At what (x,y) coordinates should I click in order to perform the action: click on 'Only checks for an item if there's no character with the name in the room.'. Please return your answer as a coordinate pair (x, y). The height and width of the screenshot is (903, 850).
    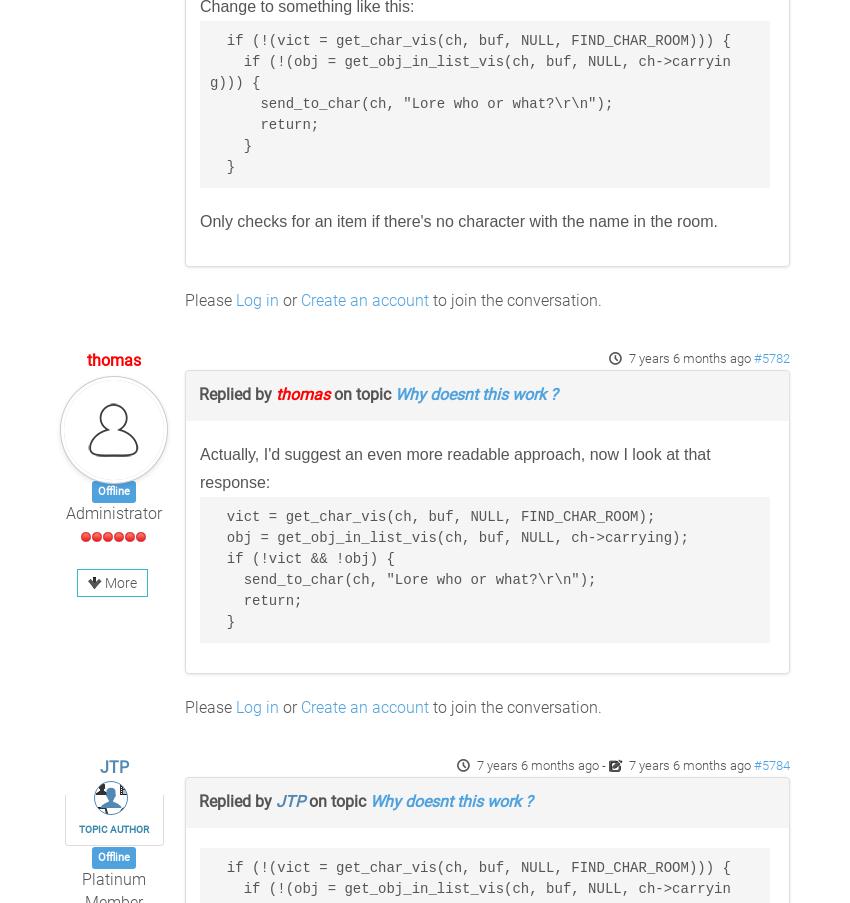
    Looking at the image, I should click on (457, 221).